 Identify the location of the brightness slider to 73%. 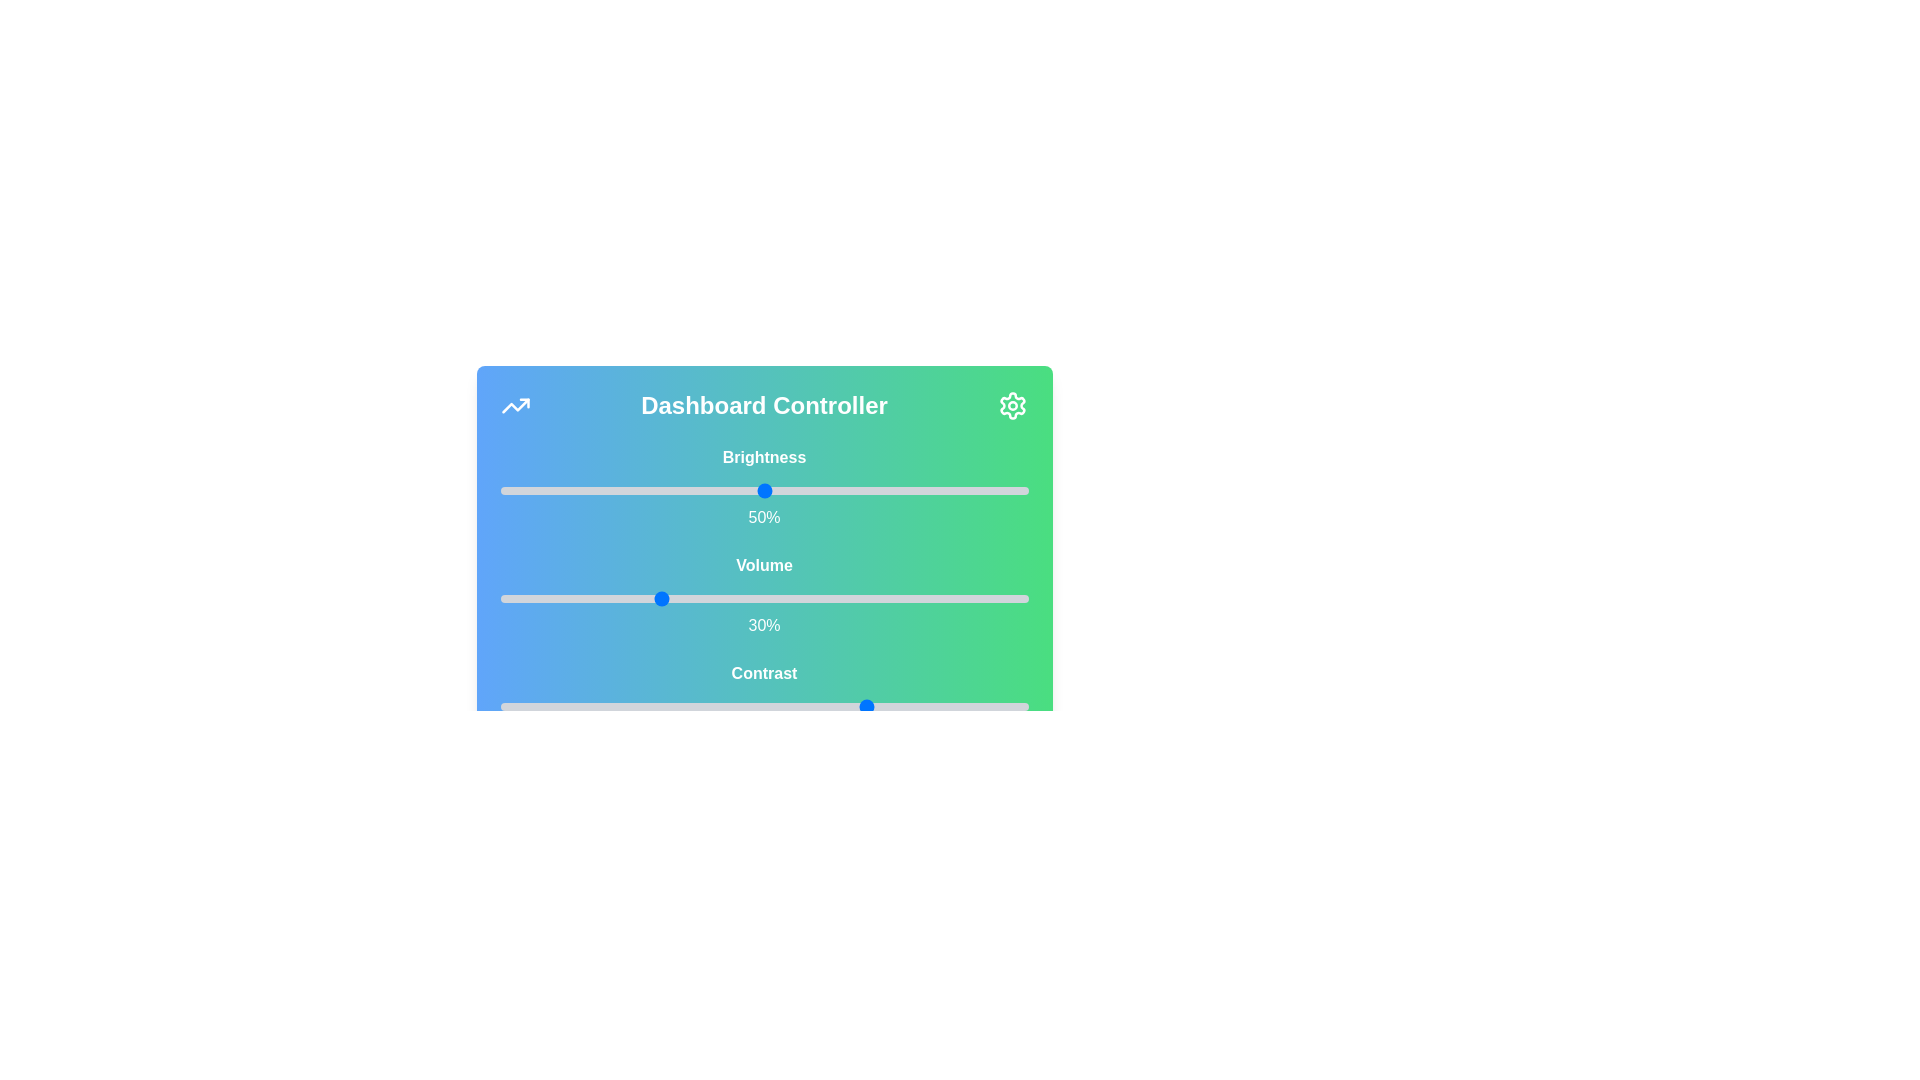
(884, 490).